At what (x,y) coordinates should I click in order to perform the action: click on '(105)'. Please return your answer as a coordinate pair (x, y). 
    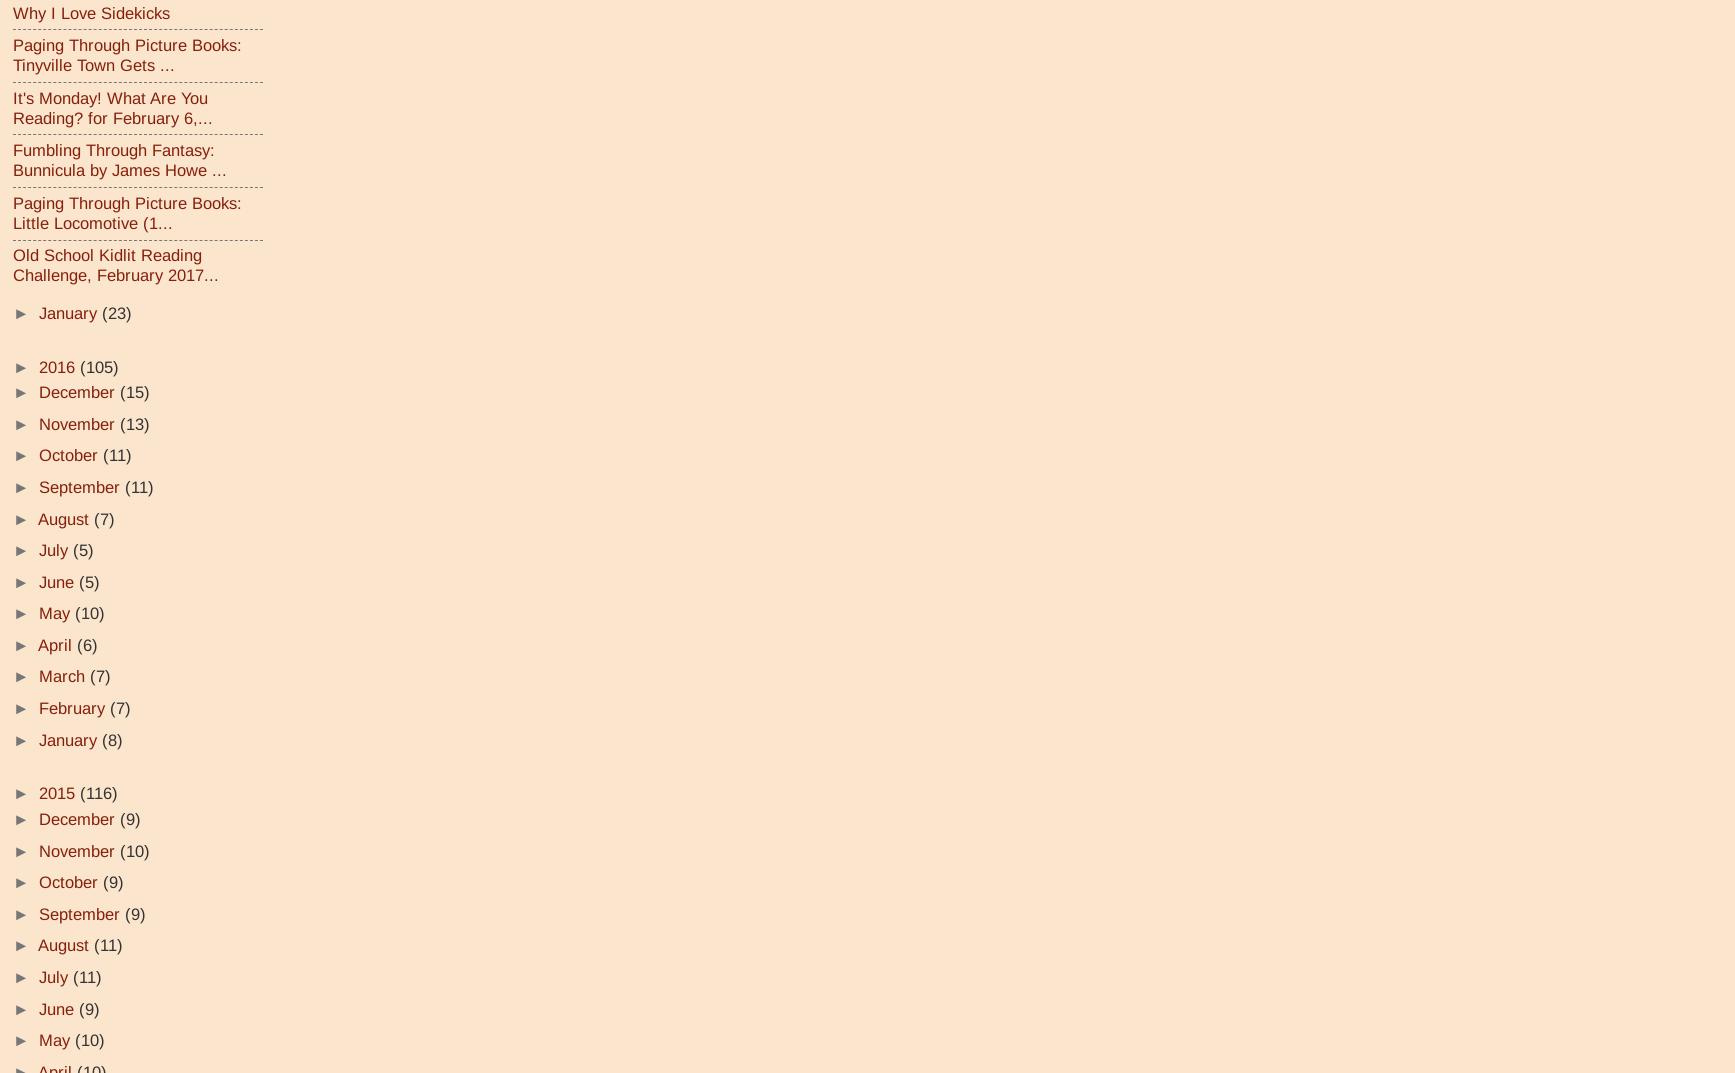
    Looking at the image, I should click on (99, 365).